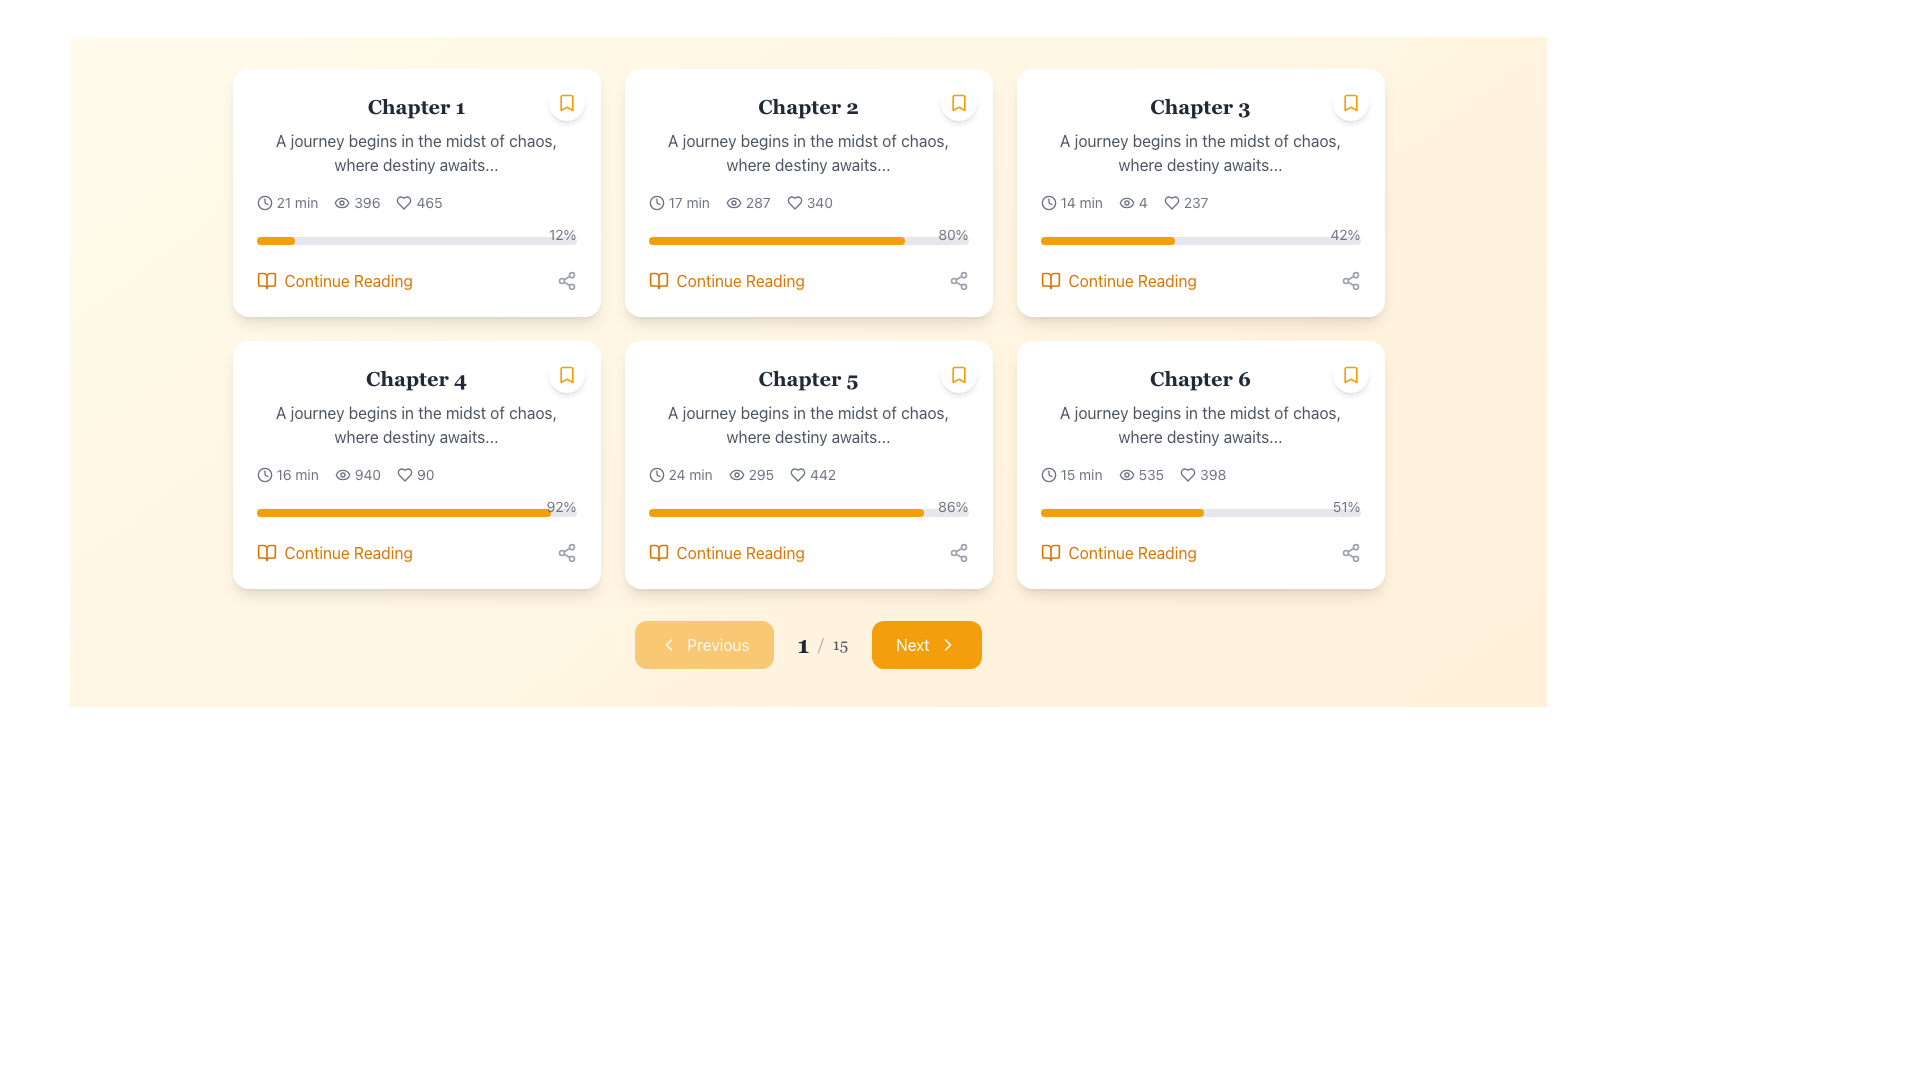 Image resolution: width=1920 pixels, height=1080 pixels. I want to click on the bookmark icon in the top-right corner of the 'Chapter 1' card, so click(565, 103).